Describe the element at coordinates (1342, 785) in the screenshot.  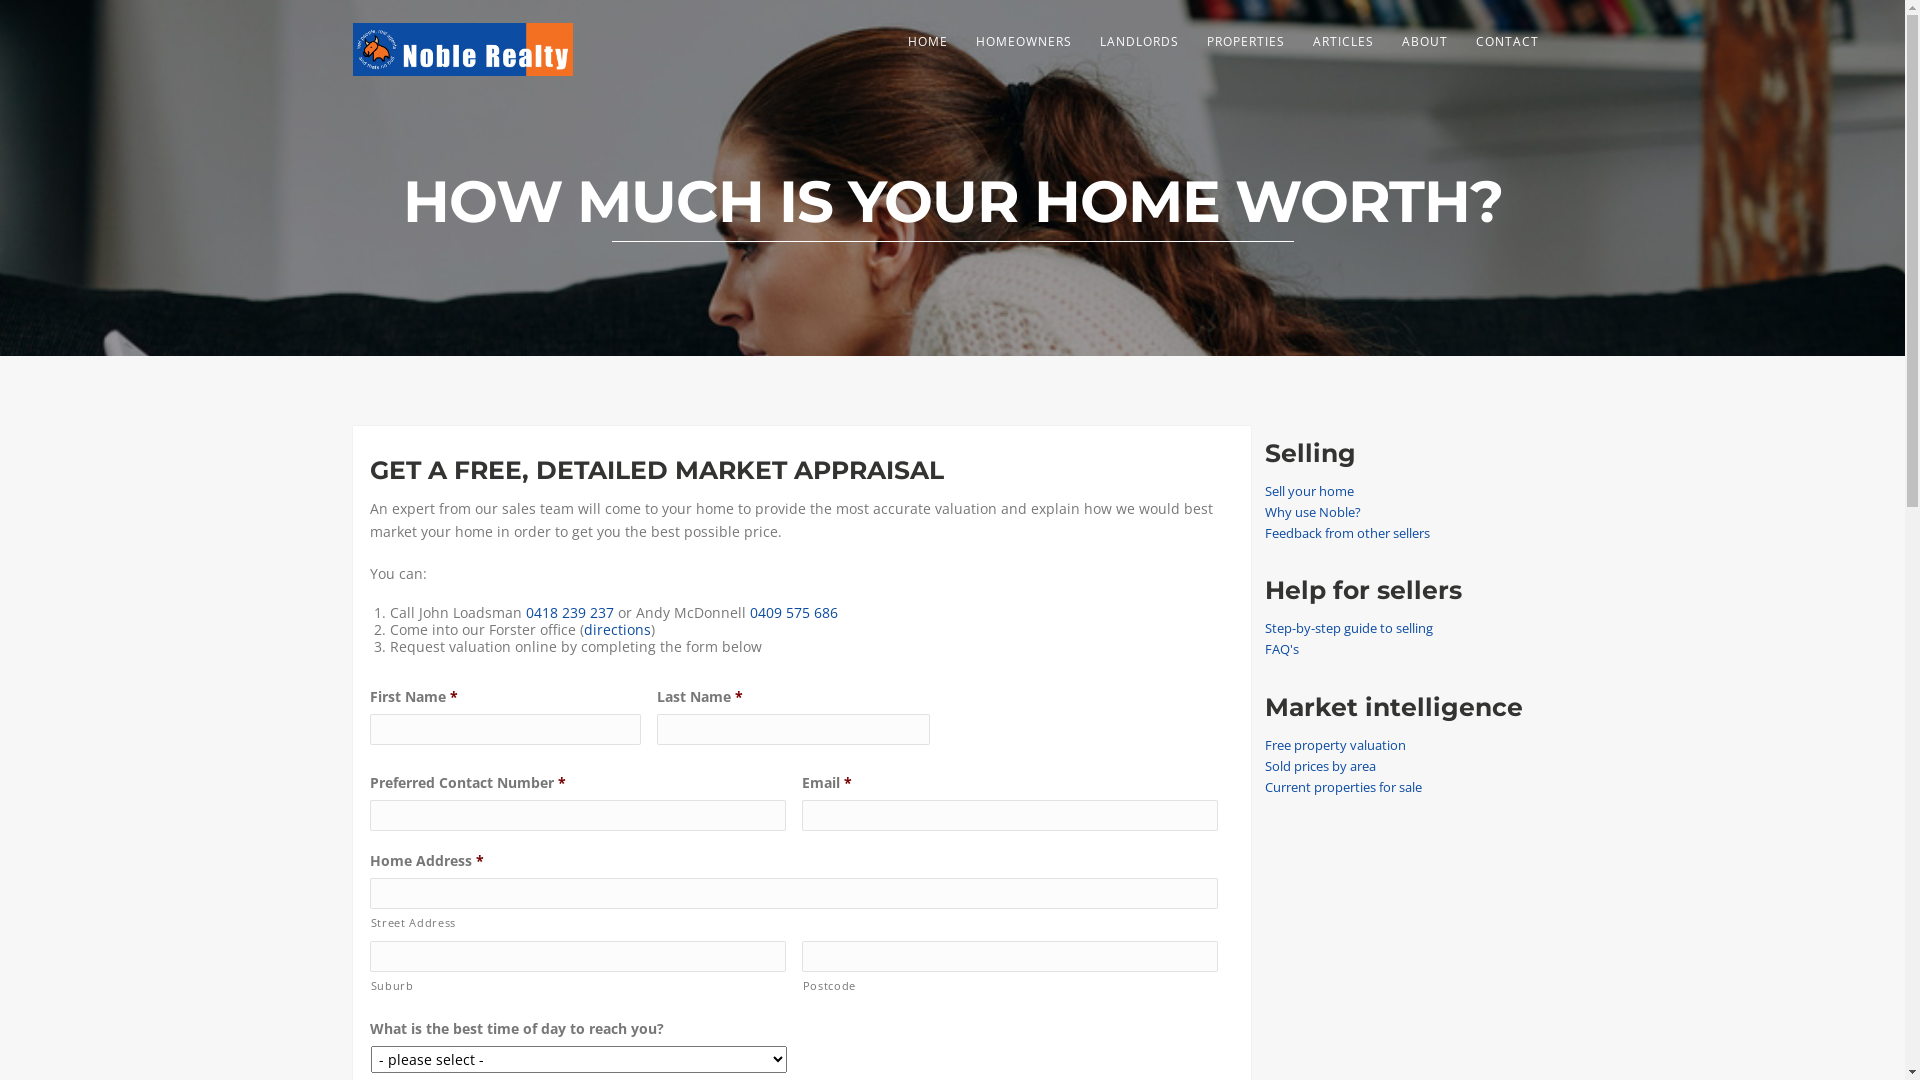
I see `'Current properties for sale'` at that location.